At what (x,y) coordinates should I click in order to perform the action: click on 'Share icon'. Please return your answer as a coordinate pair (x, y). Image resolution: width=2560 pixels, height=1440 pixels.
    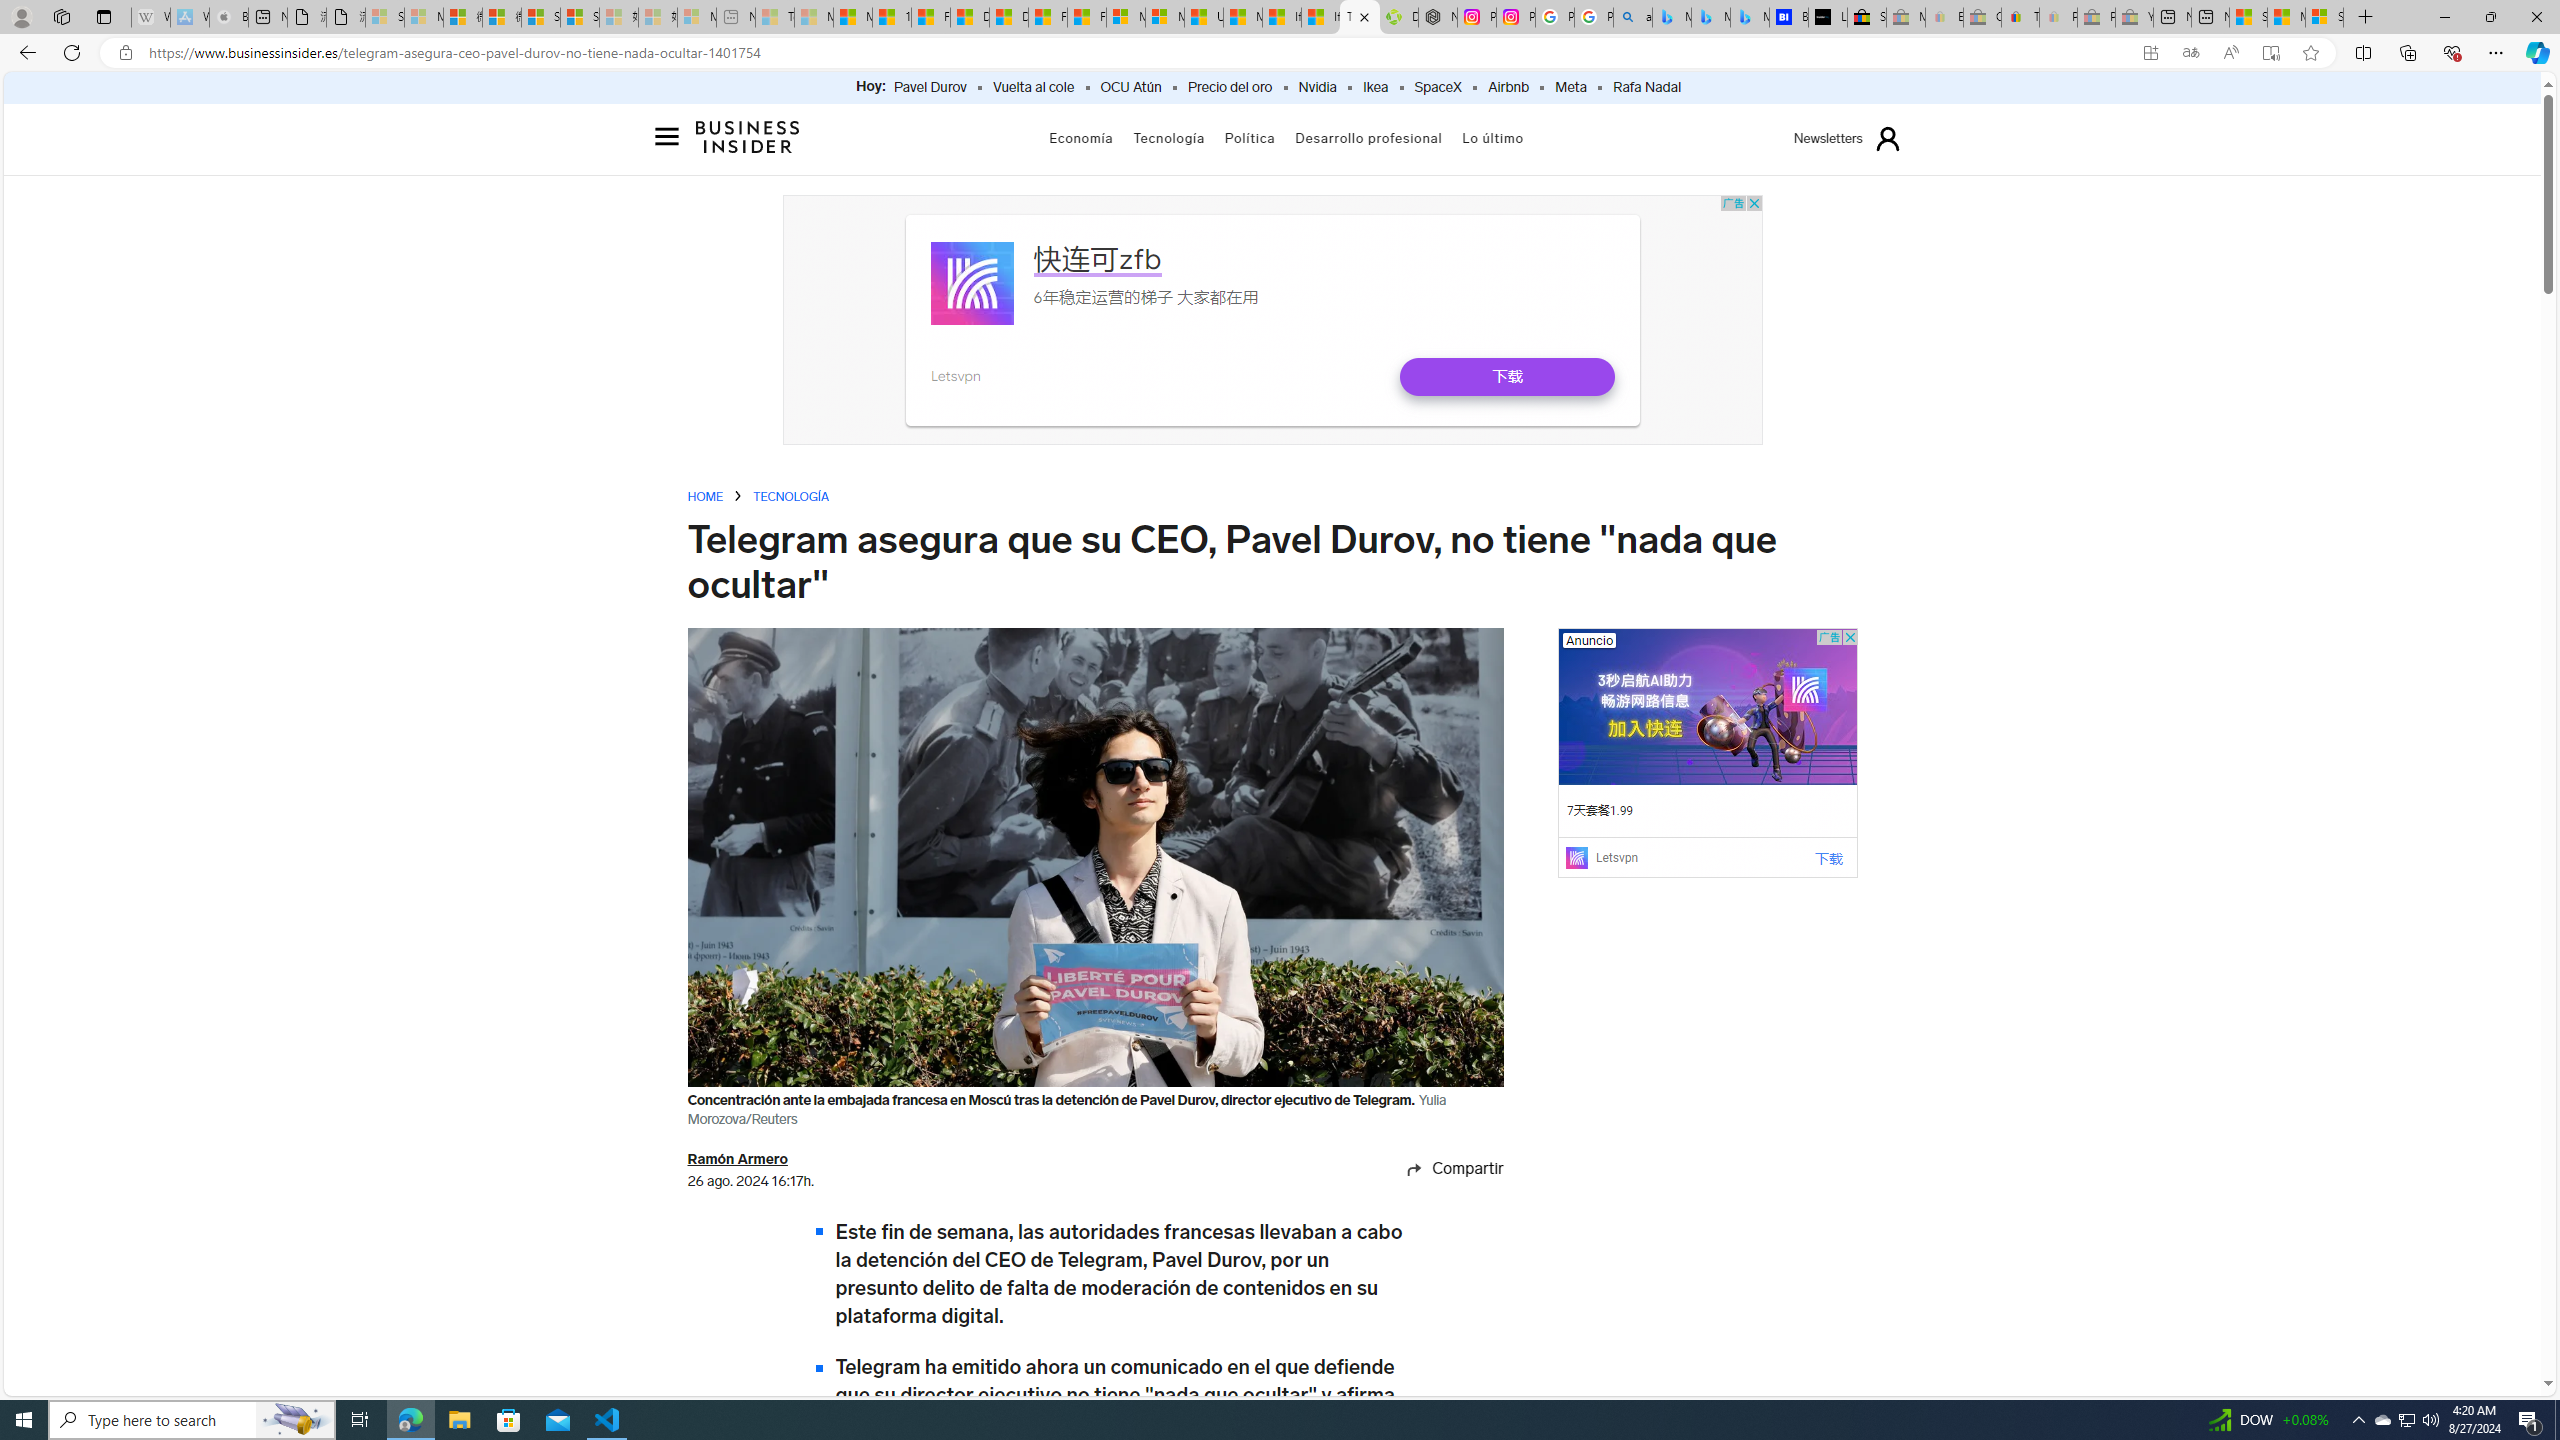
    Looking at the image, I should click on (1414, 1168).